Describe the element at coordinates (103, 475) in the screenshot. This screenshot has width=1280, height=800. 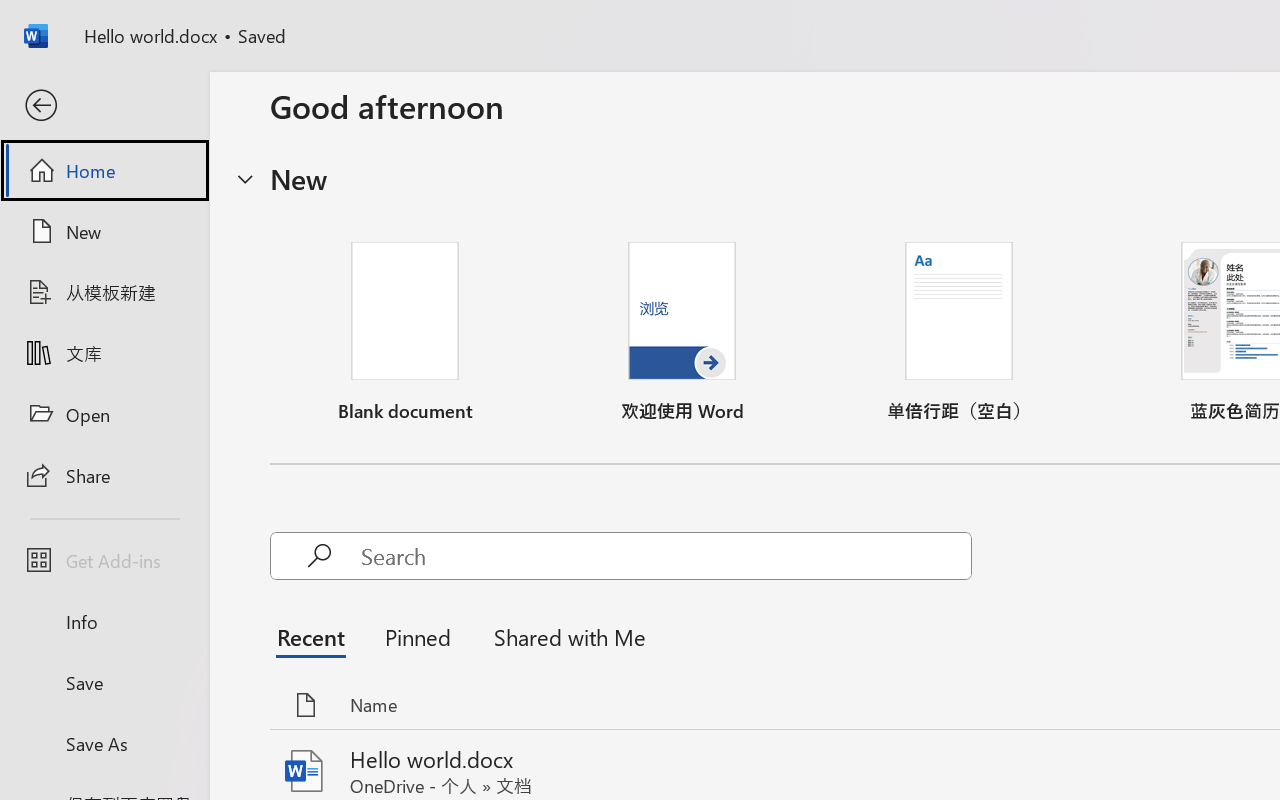
I see `'Share'` at that location.